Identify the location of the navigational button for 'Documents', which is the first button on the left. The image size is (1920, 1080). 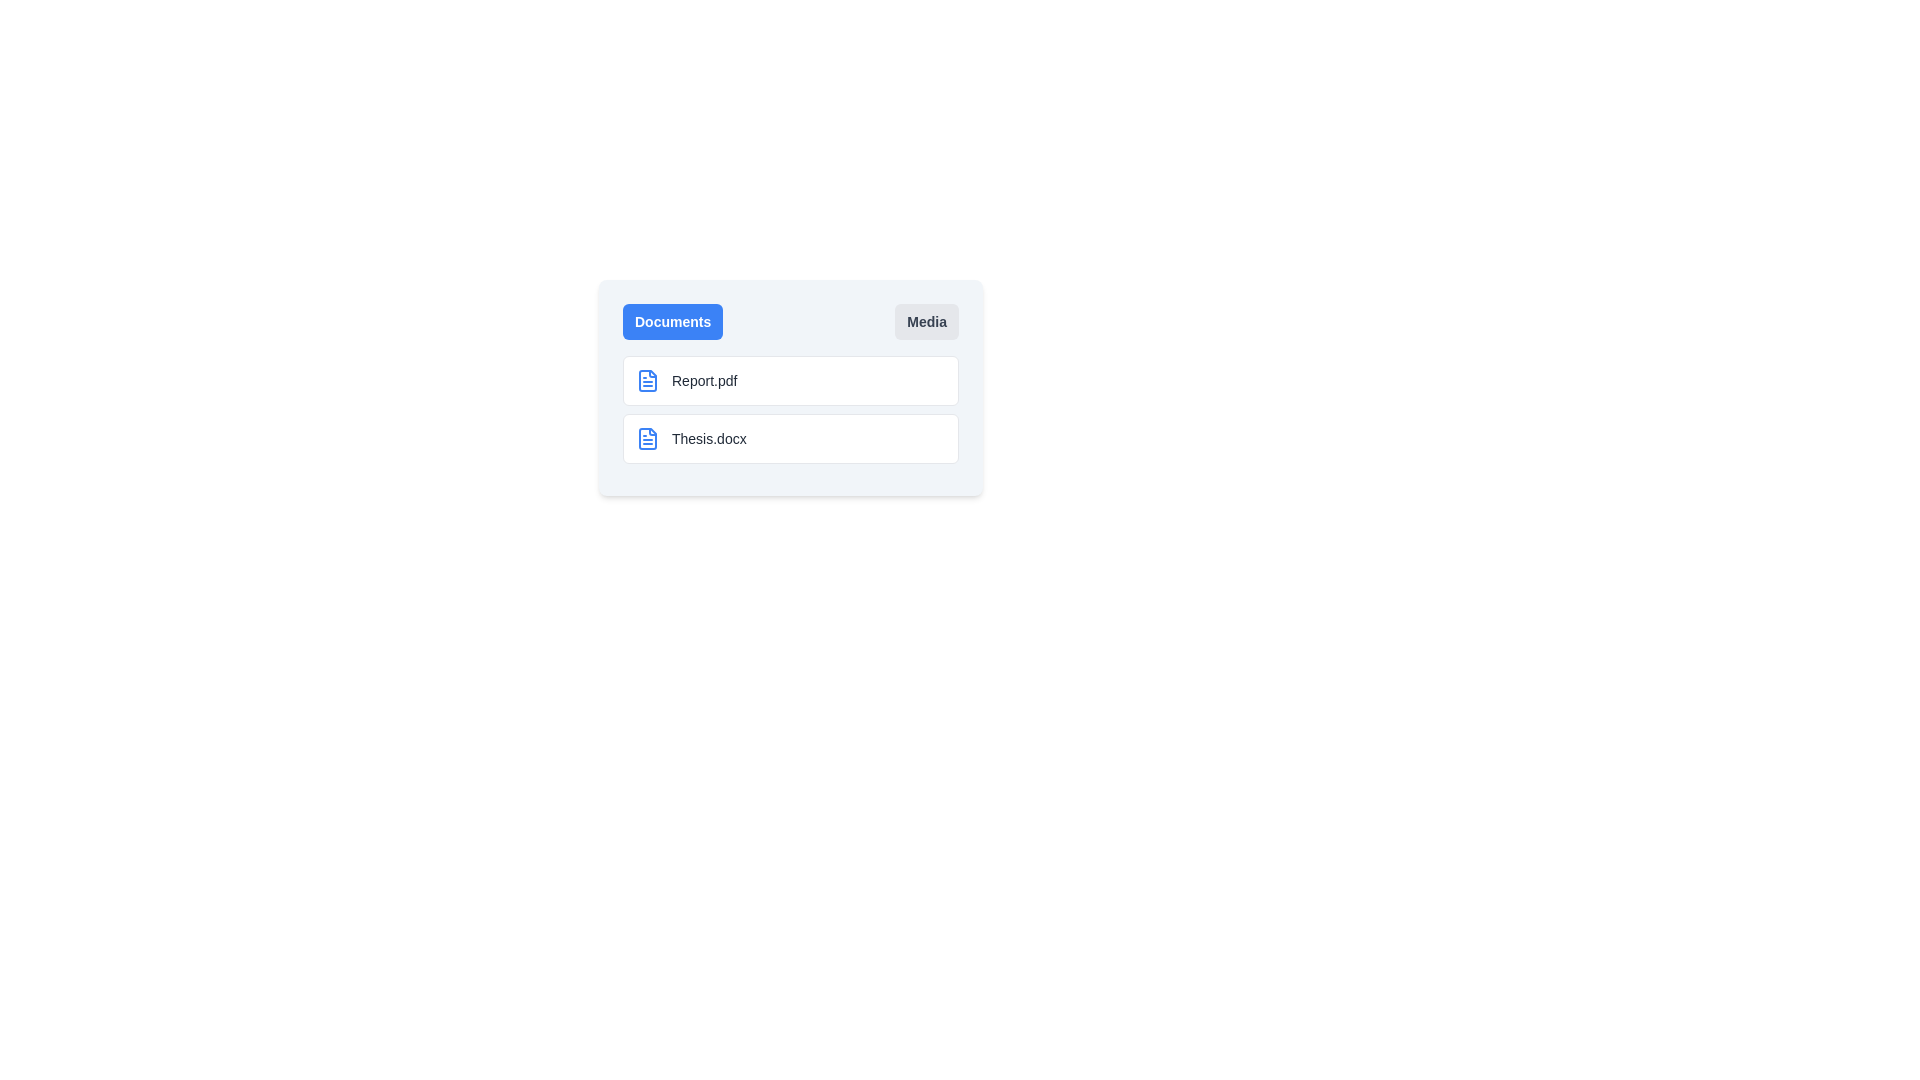
(672, 320).